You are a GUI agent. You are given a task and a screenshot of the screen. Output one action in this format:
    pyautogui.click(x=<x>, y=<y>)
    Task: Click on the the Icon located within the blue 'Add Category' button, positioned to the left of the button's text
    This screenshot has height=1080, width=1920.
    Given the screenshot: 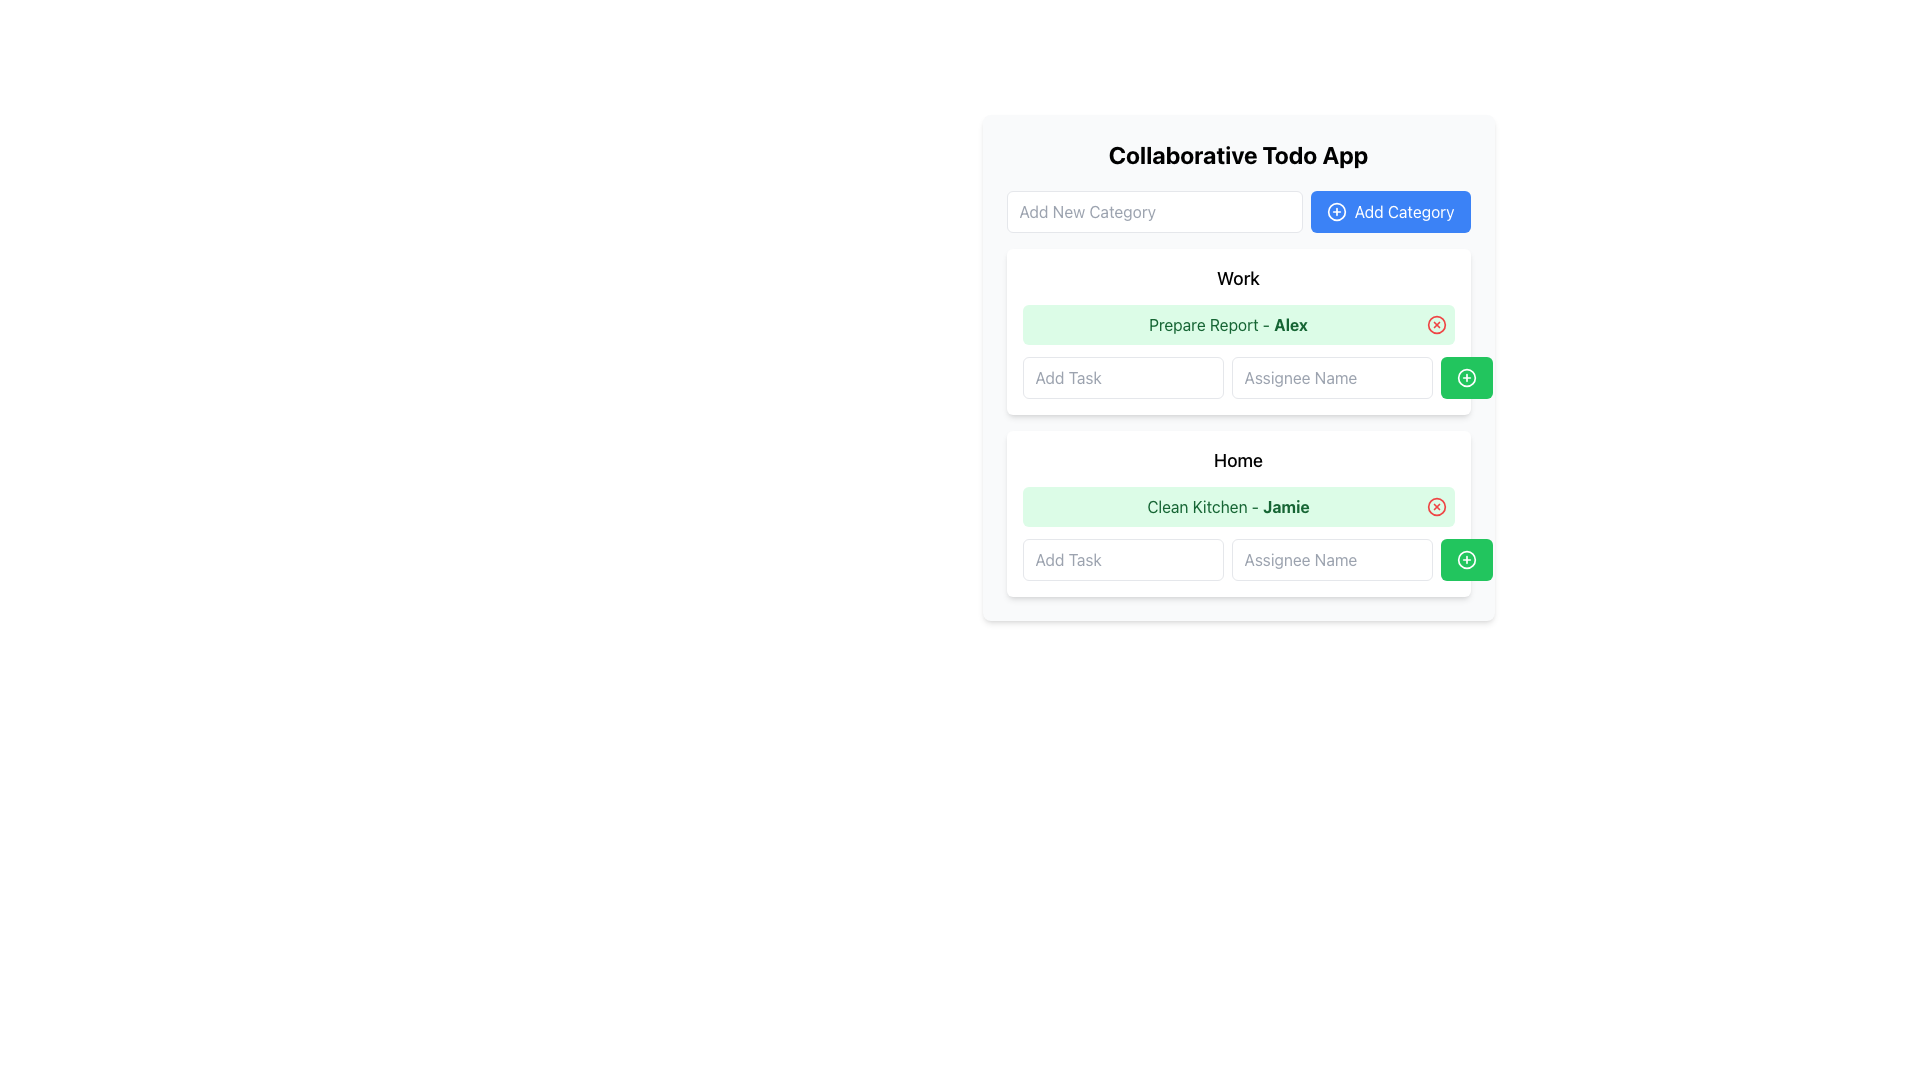 What is the action you would take?
    pyautogui.click(x=1336, y=212)
    